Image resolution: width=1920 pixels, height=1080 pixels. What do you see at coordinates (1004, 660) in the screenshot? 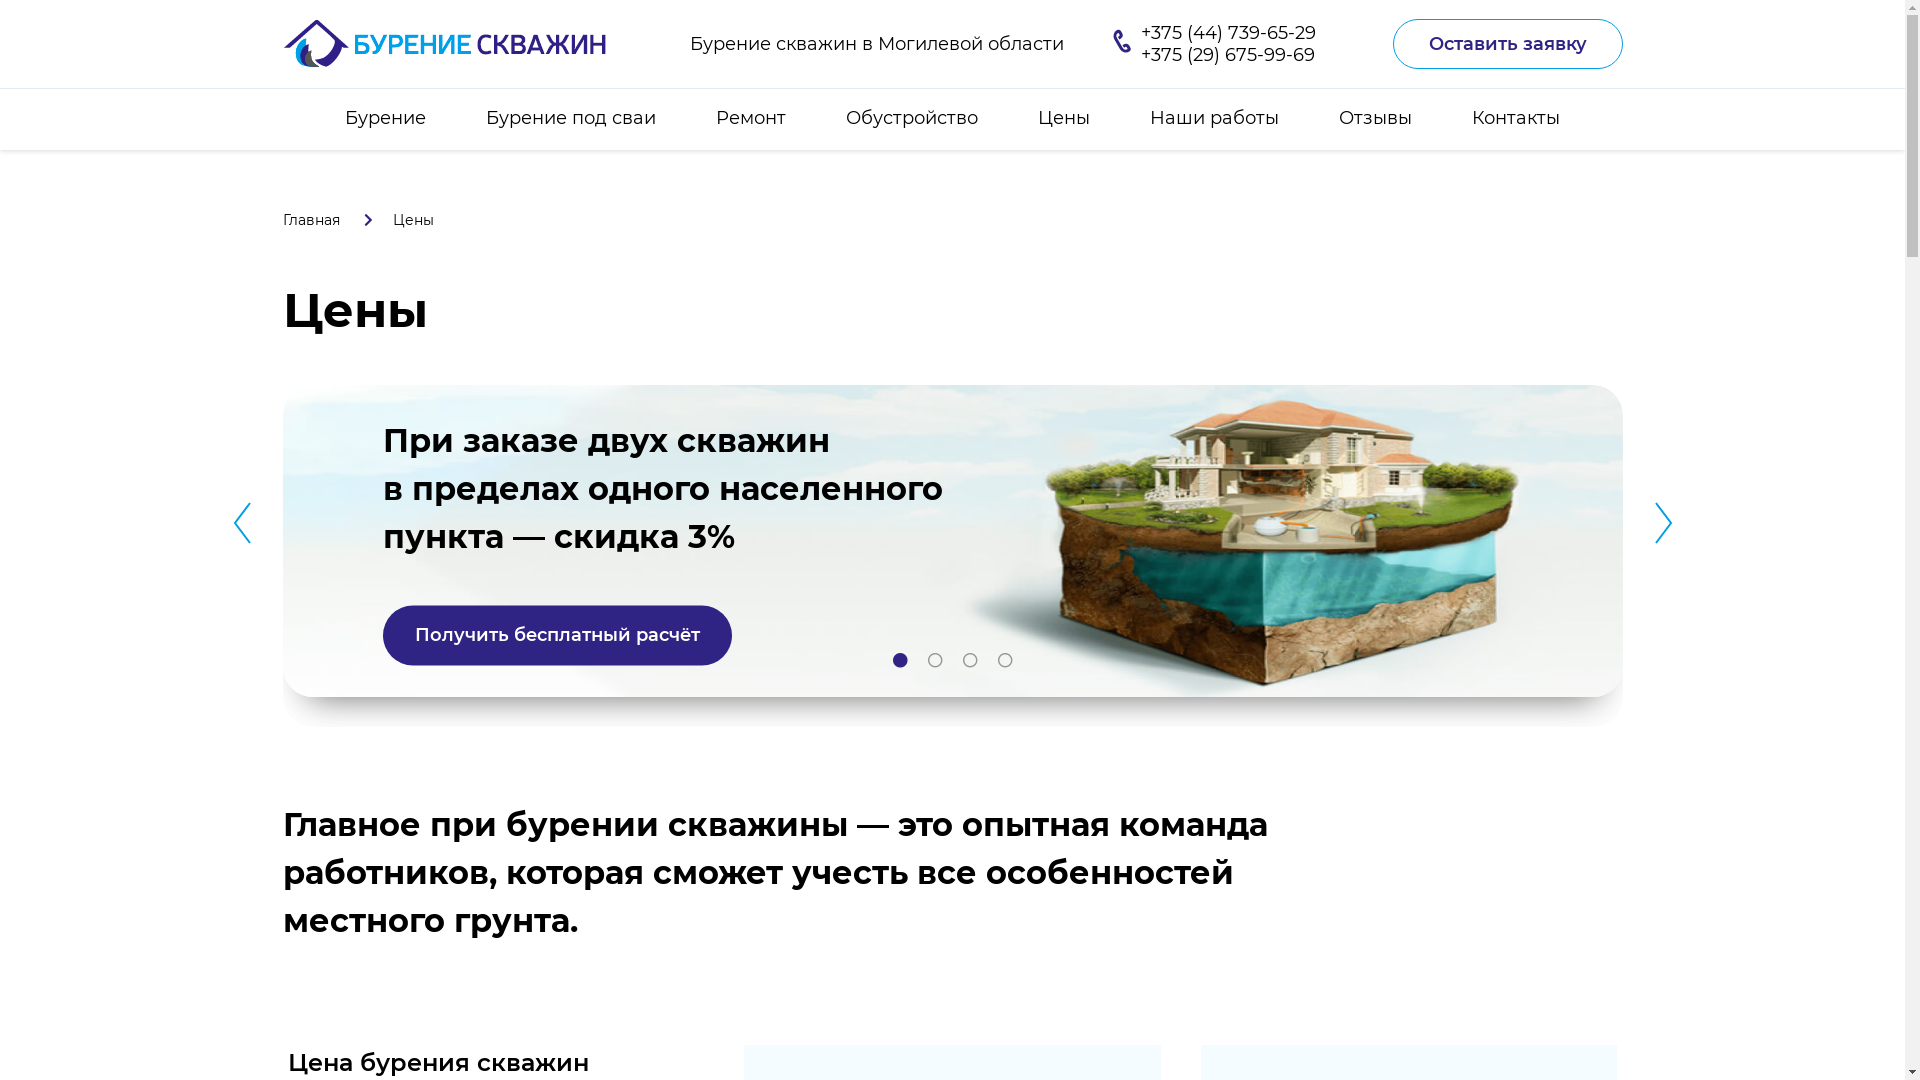
I see `'4'` at bounding box center [1004, 660].